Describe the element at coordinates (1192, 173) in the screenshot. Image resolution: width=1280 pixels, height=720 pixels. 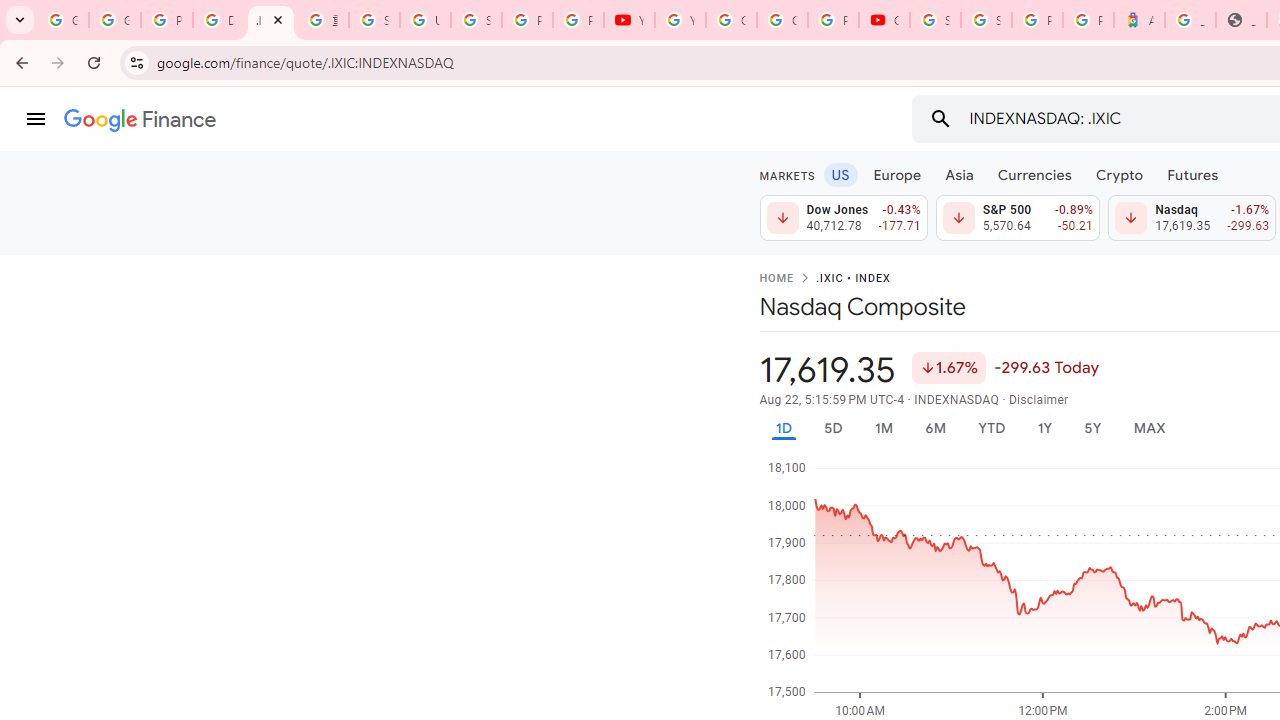
I see `'Futures'` at that location.